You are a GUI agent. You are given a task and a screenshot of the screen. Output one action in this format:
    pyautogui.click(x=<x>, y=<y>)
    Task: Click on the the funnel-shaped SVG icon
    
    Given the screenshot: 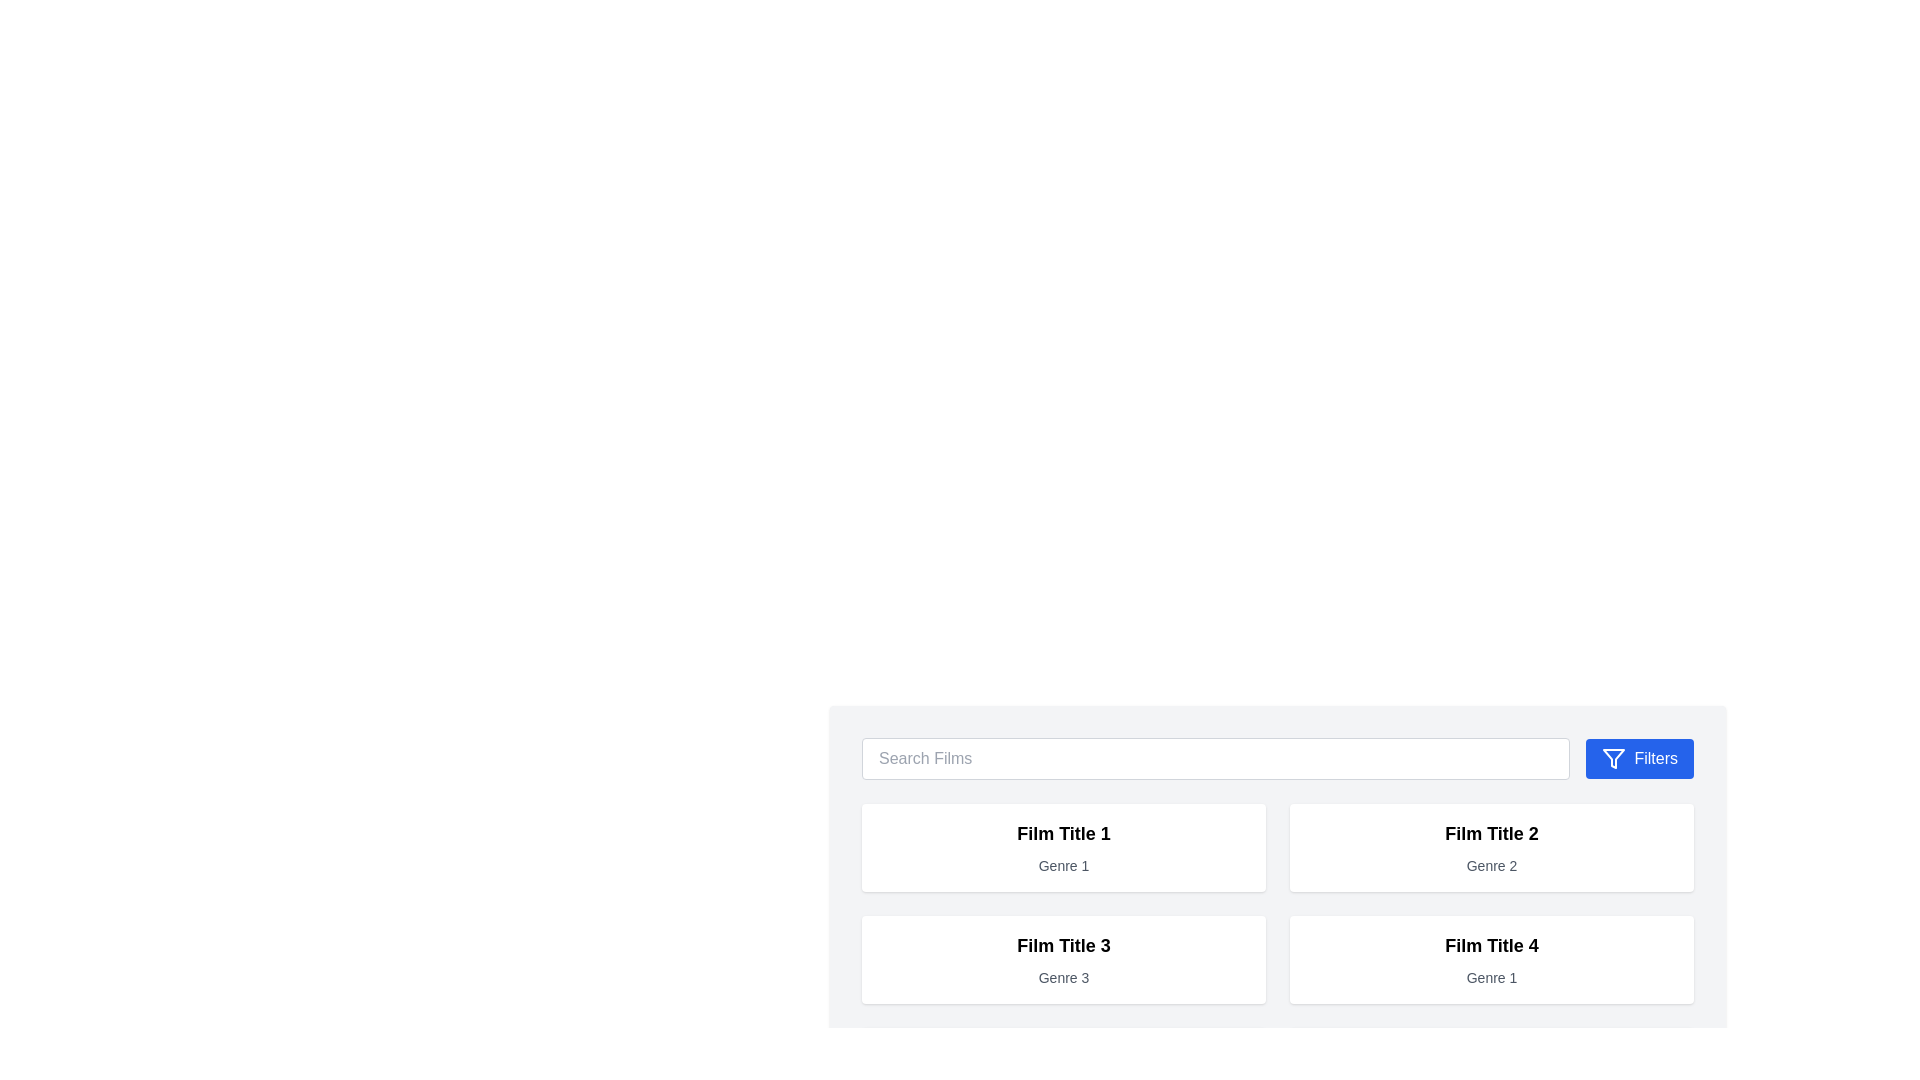 What is the action you would take?
    pyautogui.click(x=1614, y=759)
    